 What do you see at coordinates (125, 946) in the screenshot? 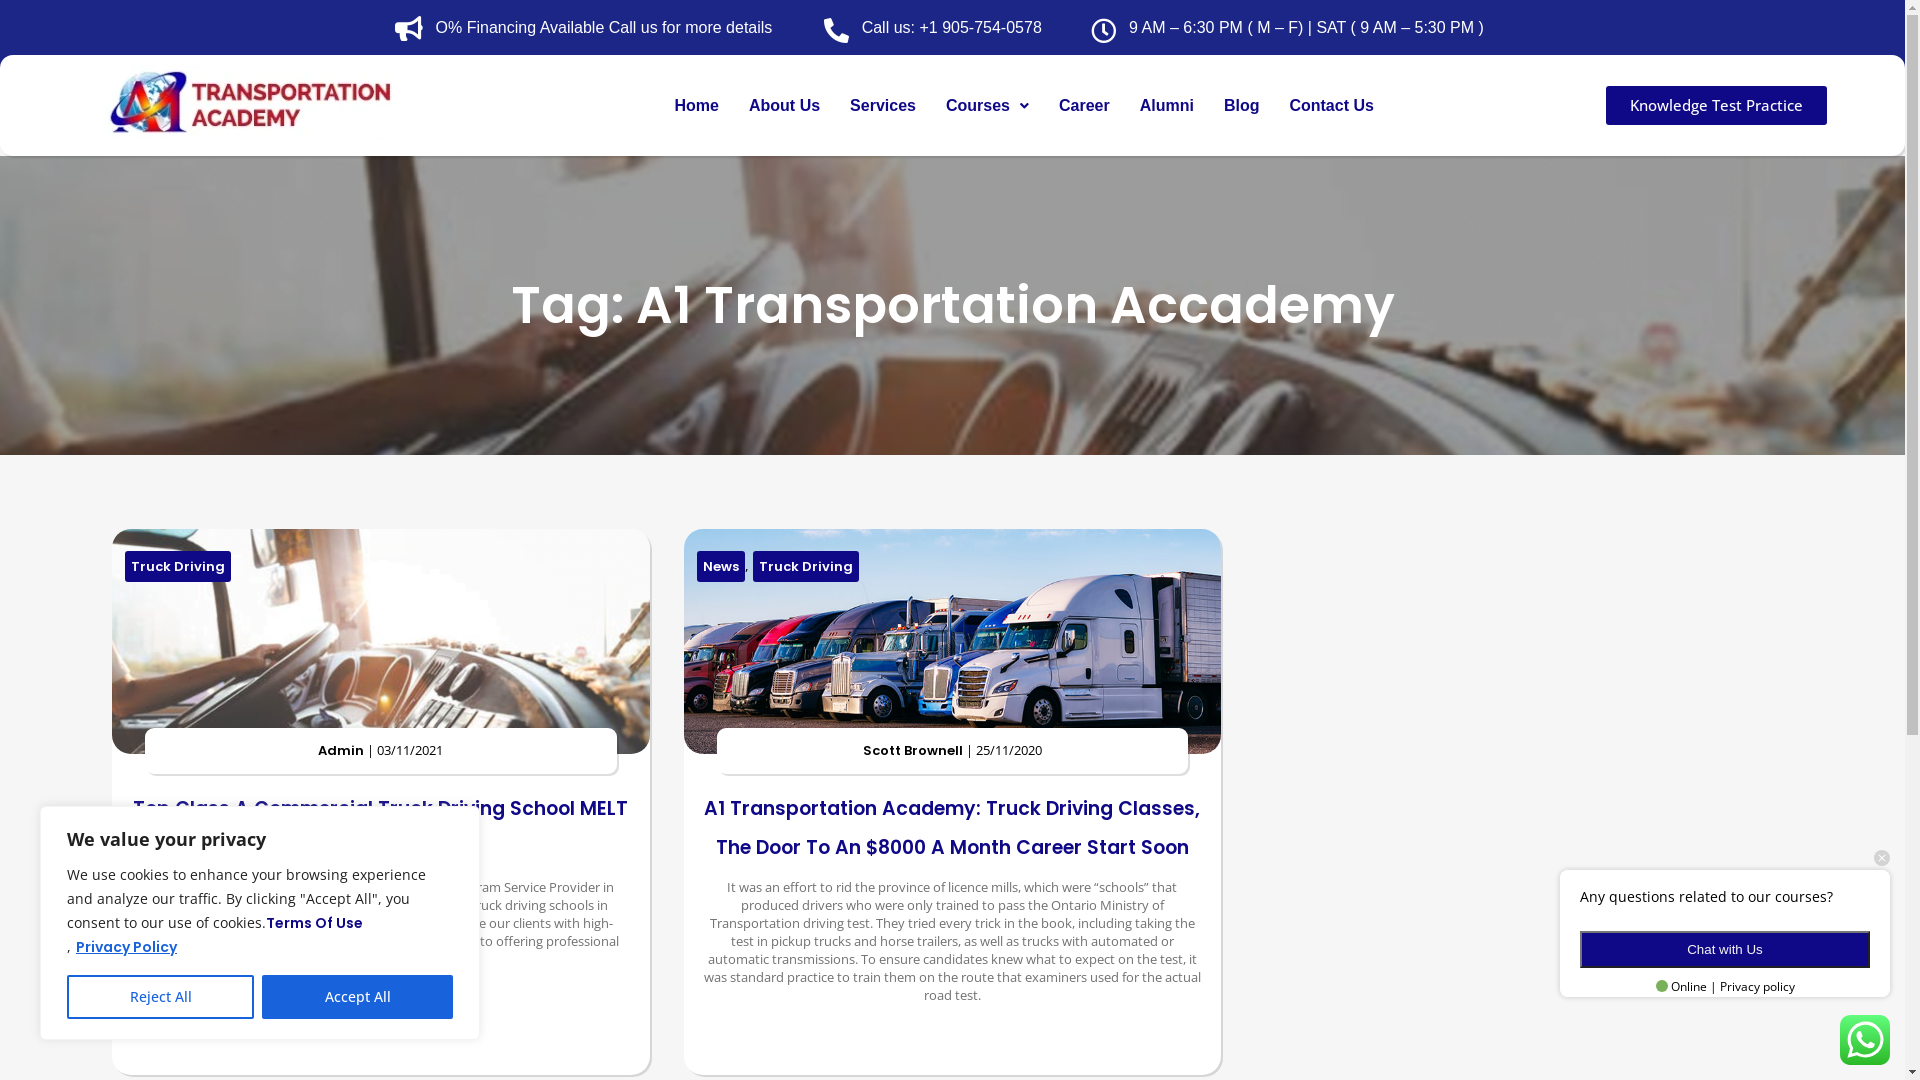
I see `'Privacy Policy'` at bounding box center [125, 946].